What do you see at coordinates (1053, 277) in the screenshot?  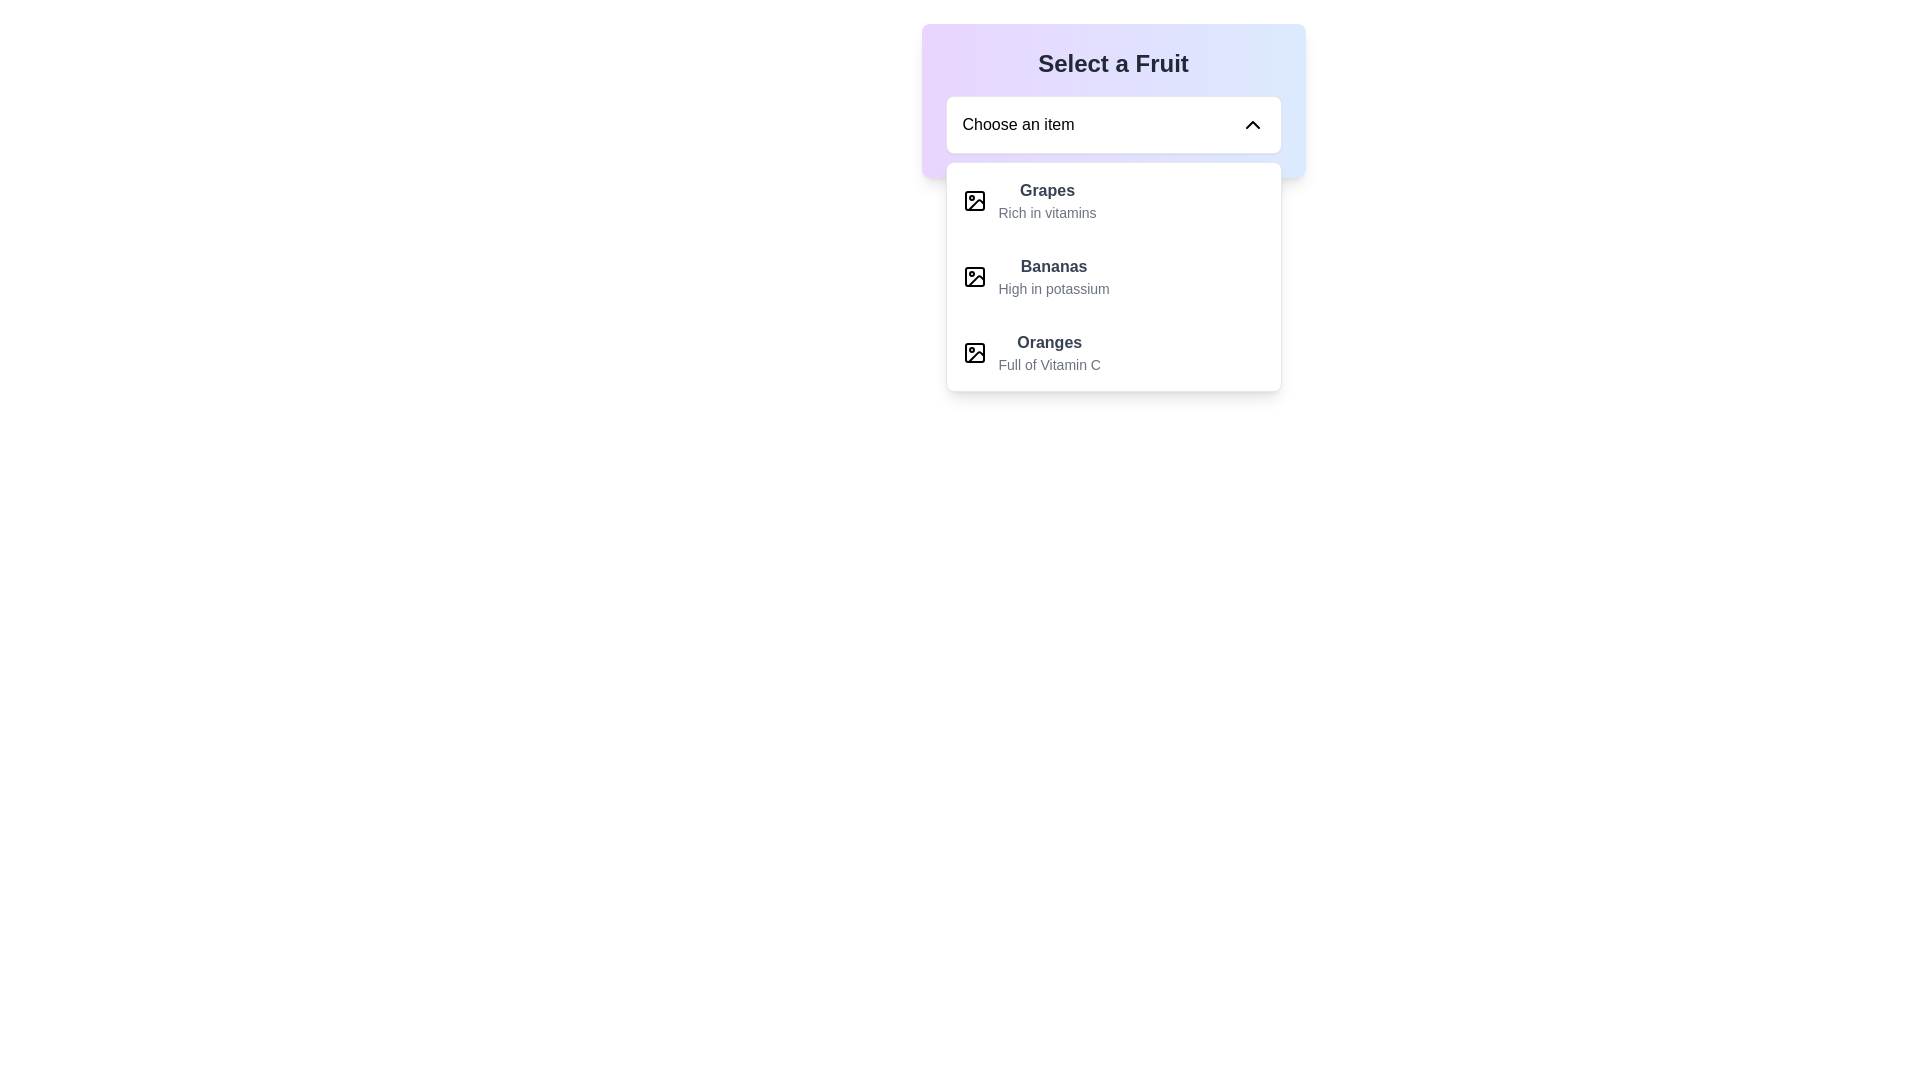 I see `the 'Bananas' option in the dropdown menu, which is the second item listed under 'Select a Fruit'` at bounding box center [1053, 277].